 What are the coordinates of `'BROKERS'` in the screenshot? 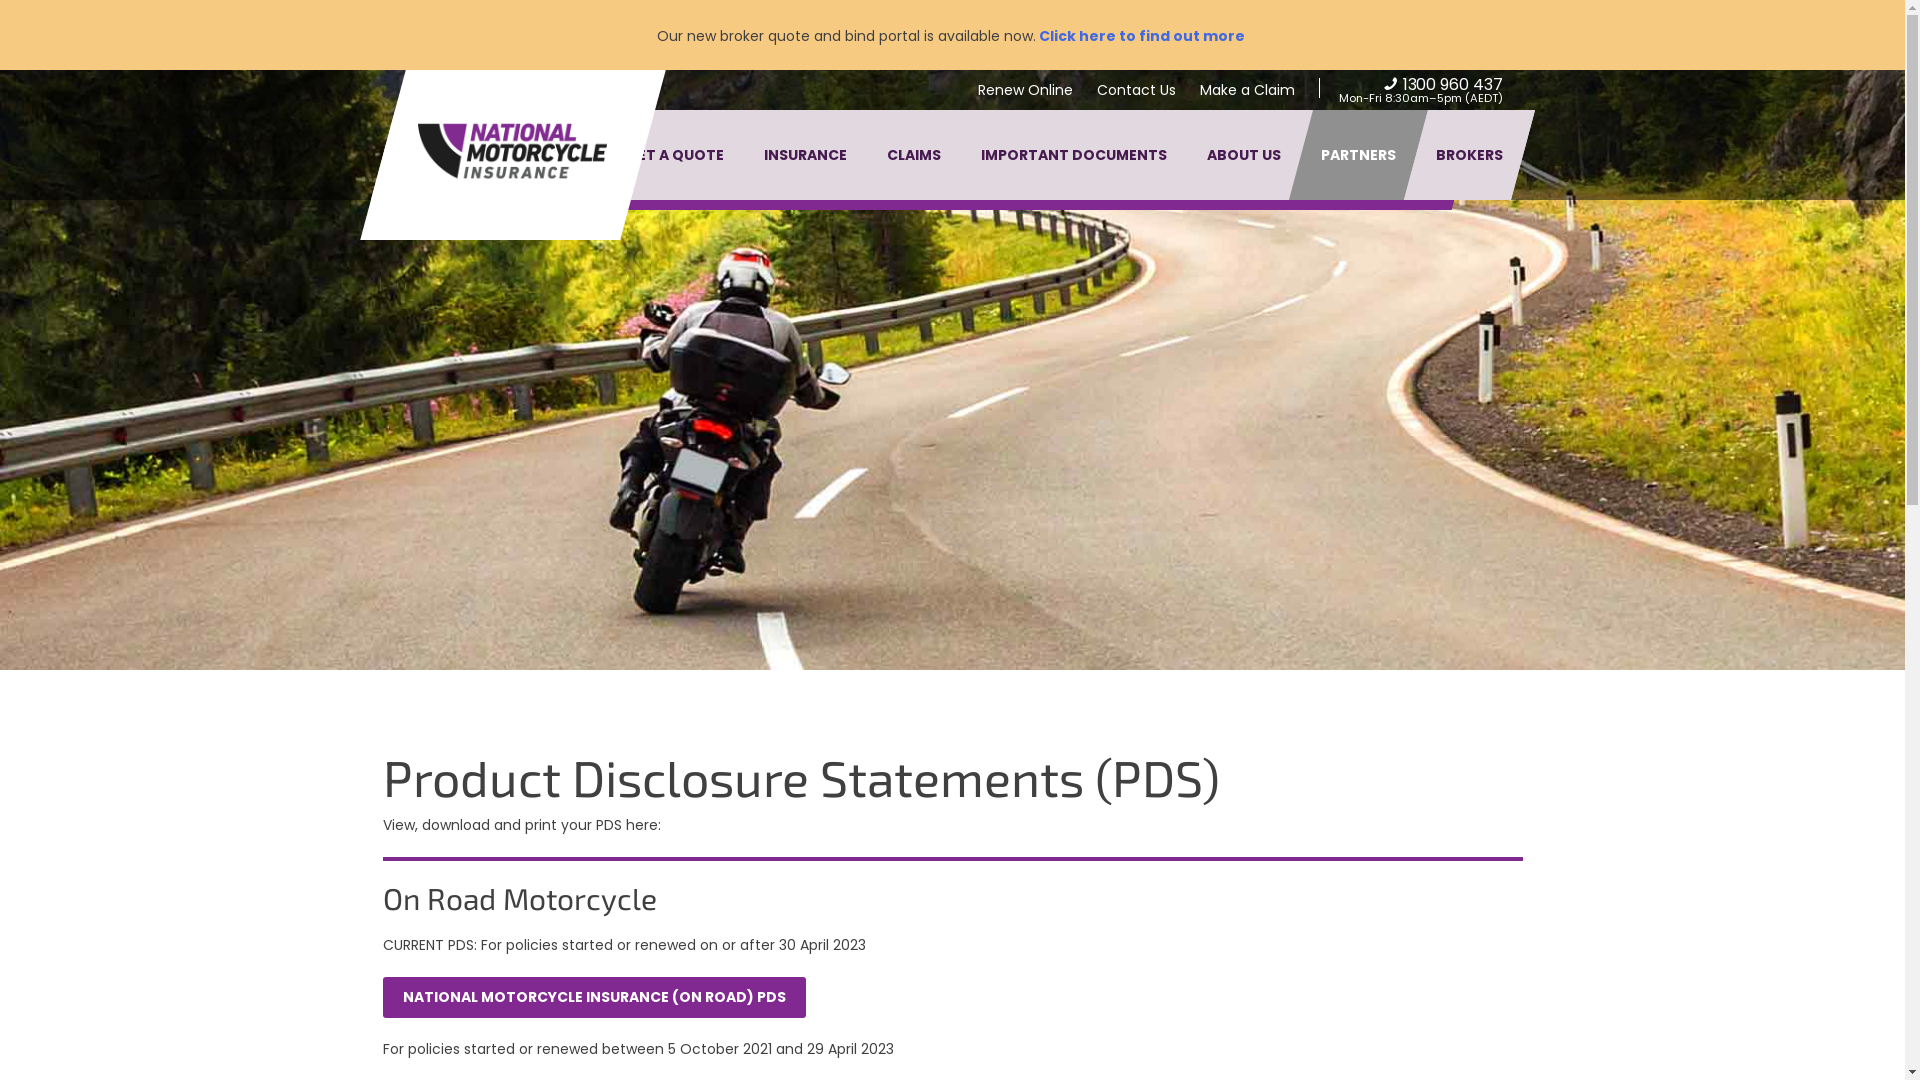 It's located at (1469, 153).